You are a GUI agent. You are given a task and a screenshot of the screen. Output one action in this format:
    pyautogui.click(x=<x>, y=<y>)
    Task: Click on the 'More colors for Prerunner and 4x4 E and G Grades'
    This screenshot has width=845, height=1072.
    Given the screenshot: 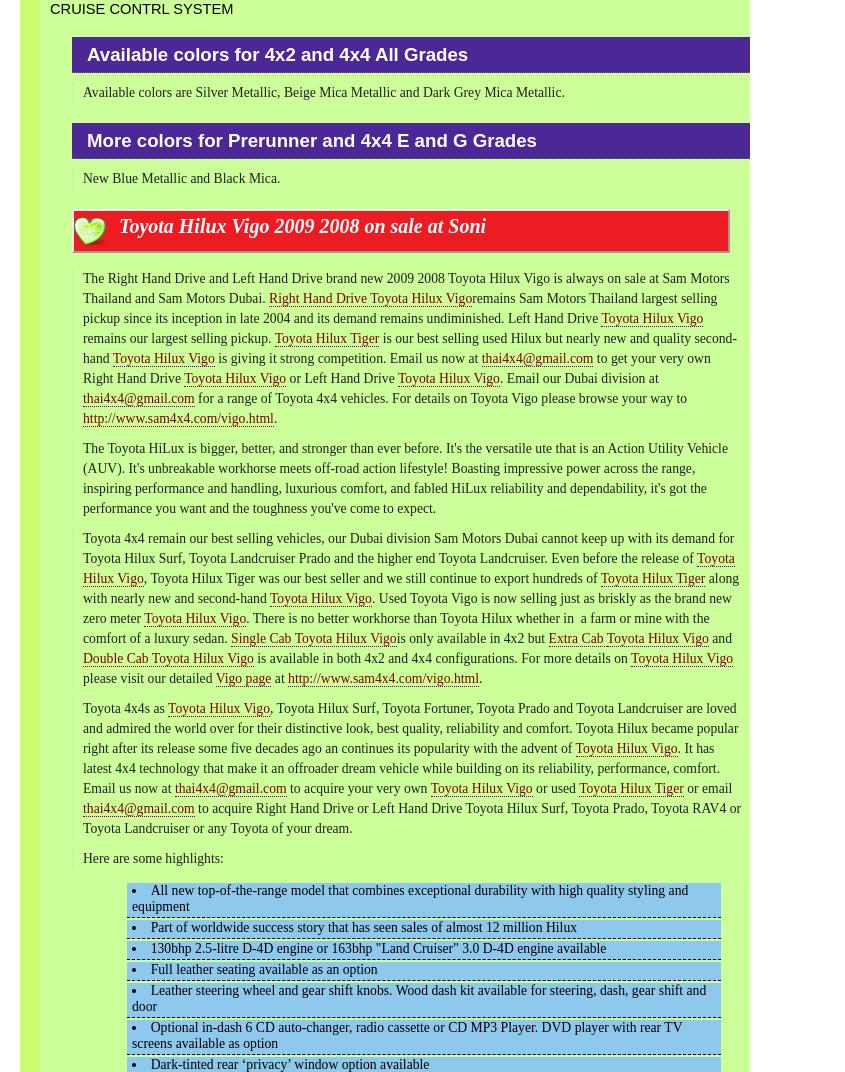 What is the action you would take?
    pyautogui.click(x=311, y=138)
    